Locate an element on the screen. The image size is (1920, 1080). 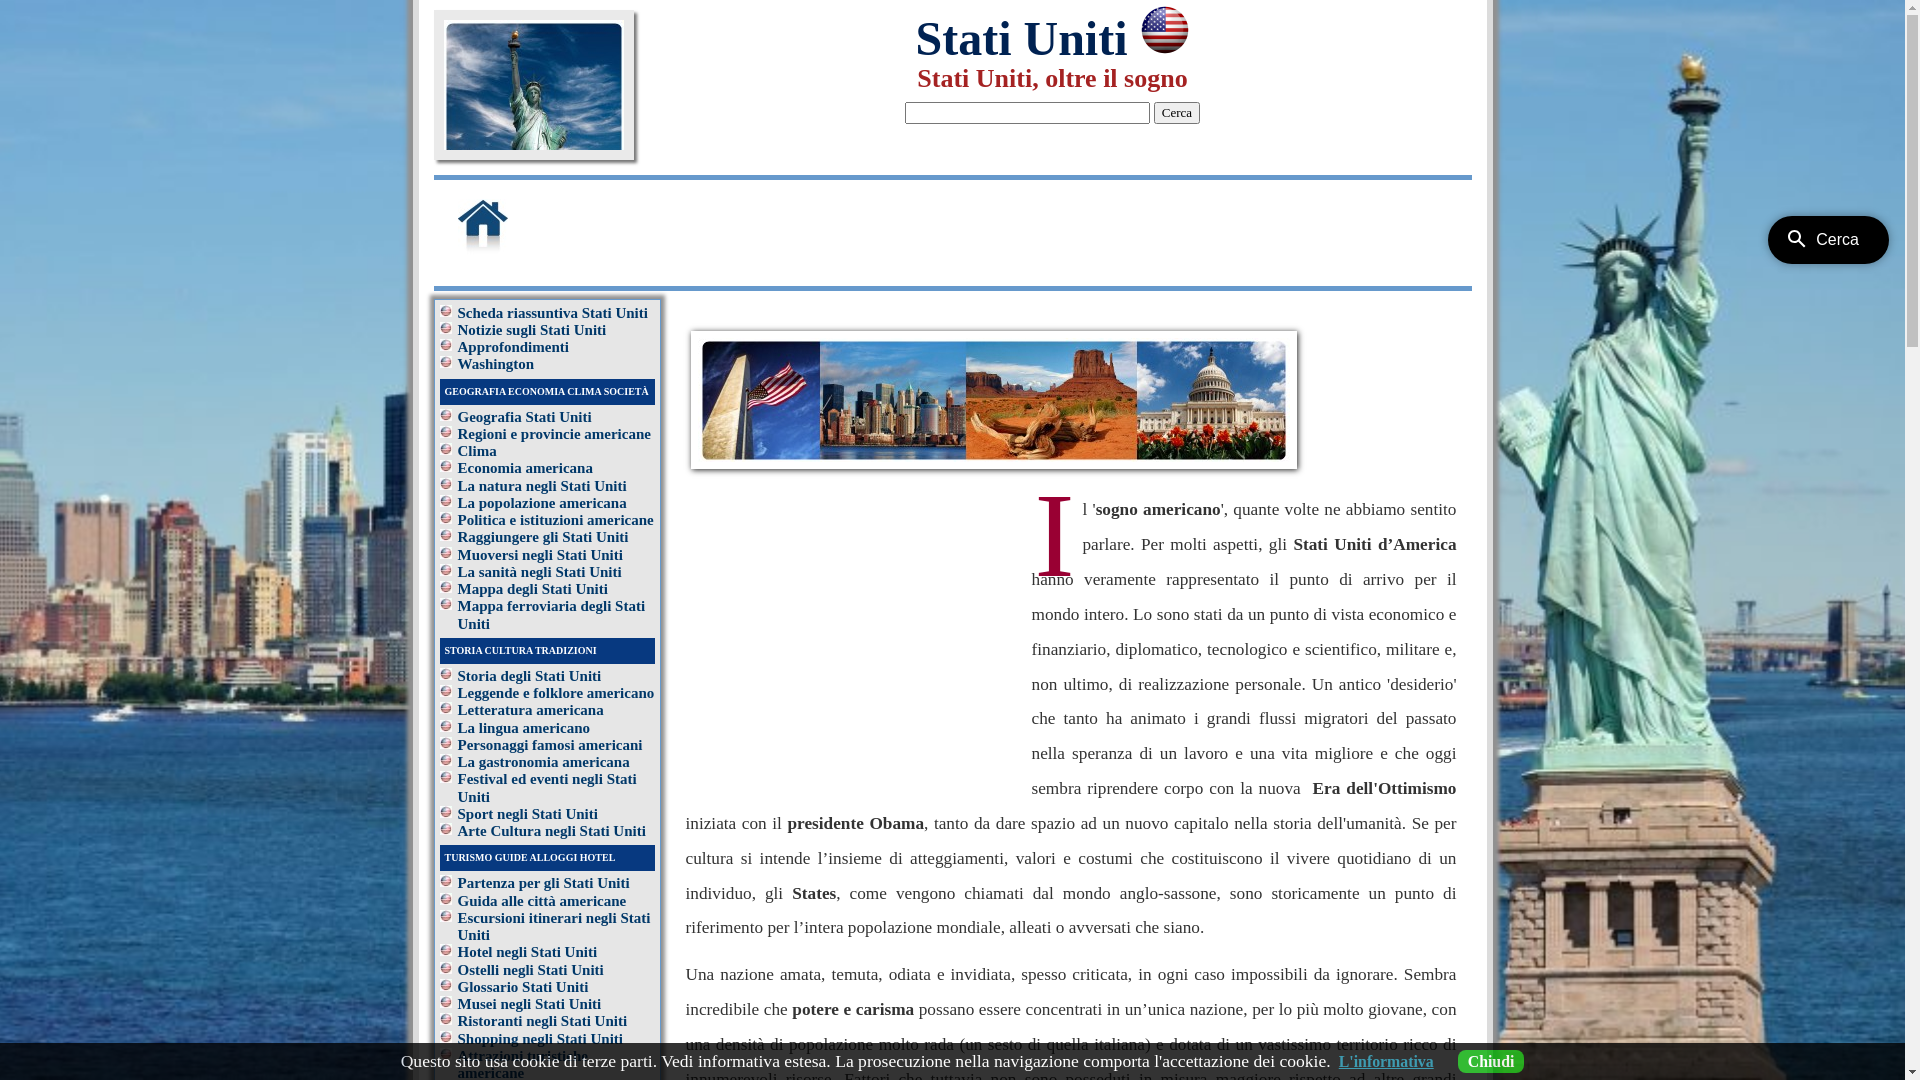
'Clima' is located at coordinates (476, 451).